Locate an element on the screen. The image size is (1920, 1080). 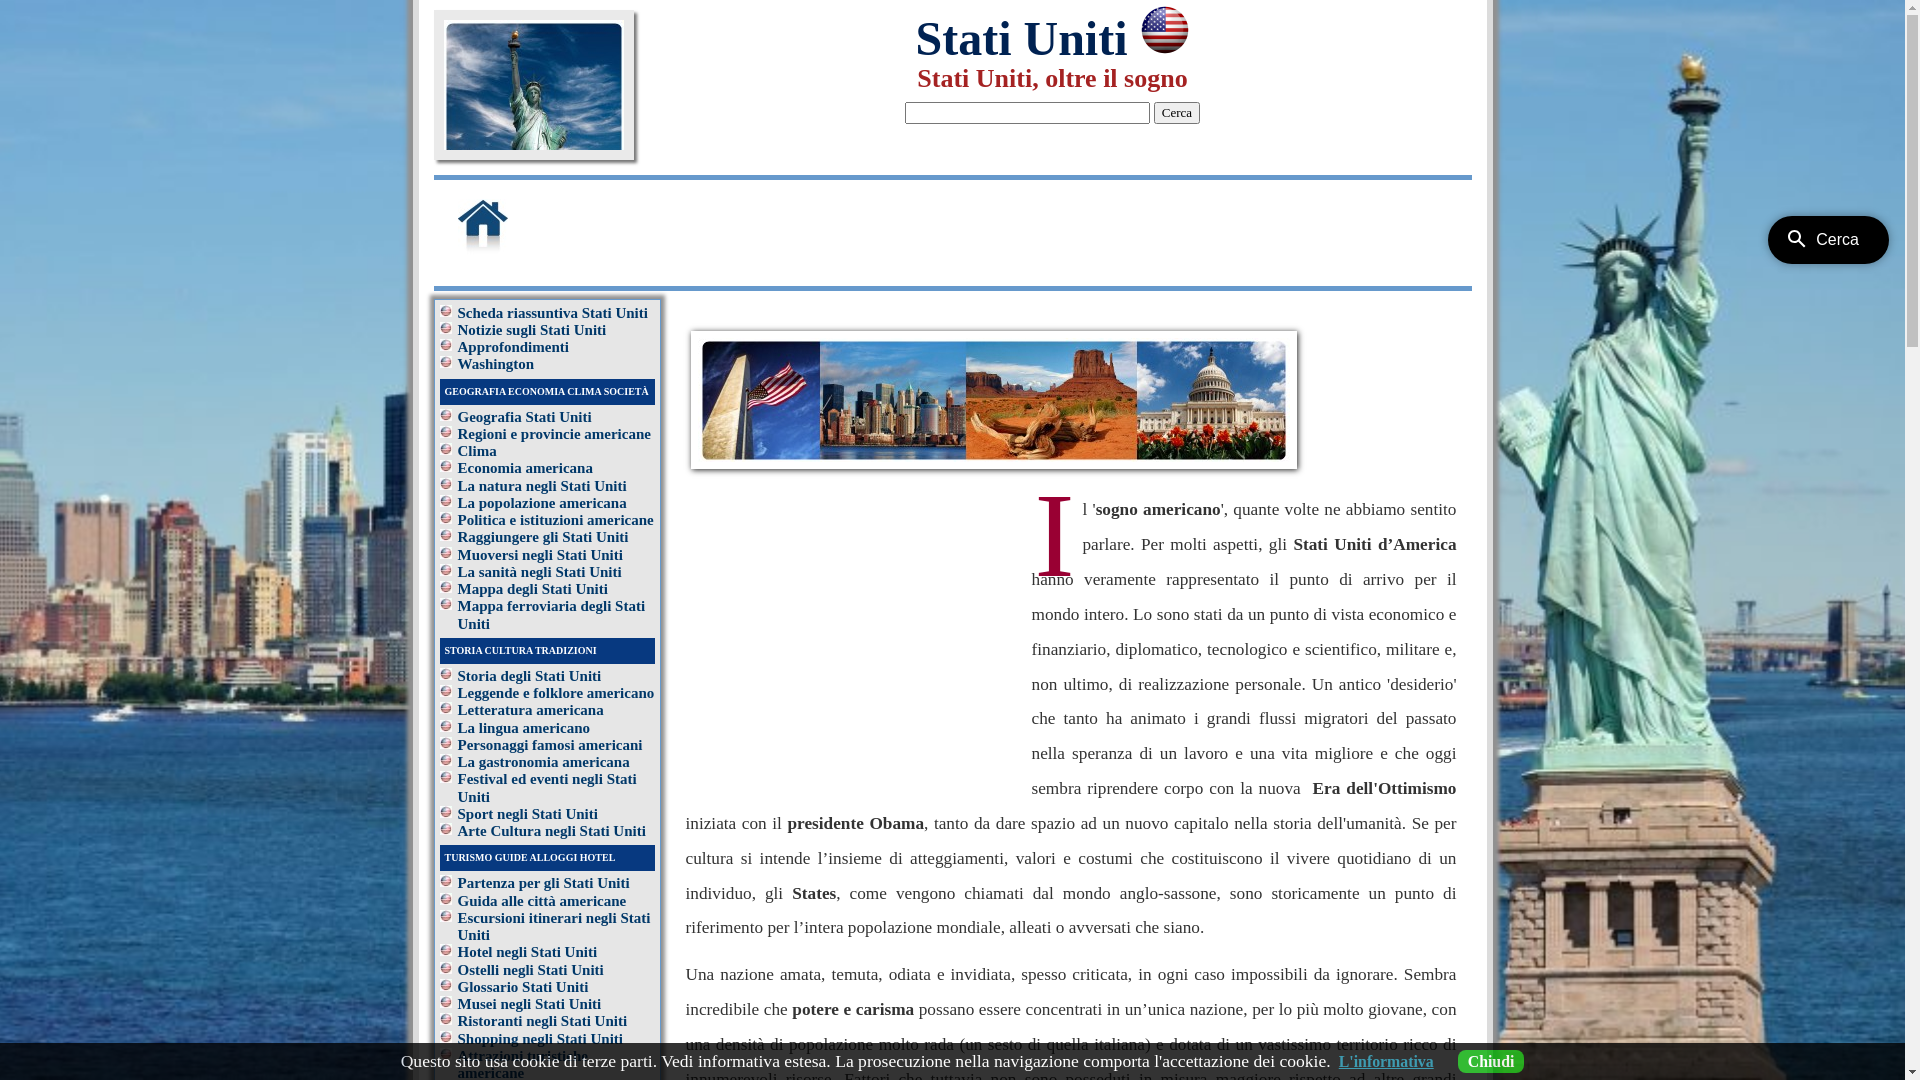
'Clima' is located at coordinates (476, 451).